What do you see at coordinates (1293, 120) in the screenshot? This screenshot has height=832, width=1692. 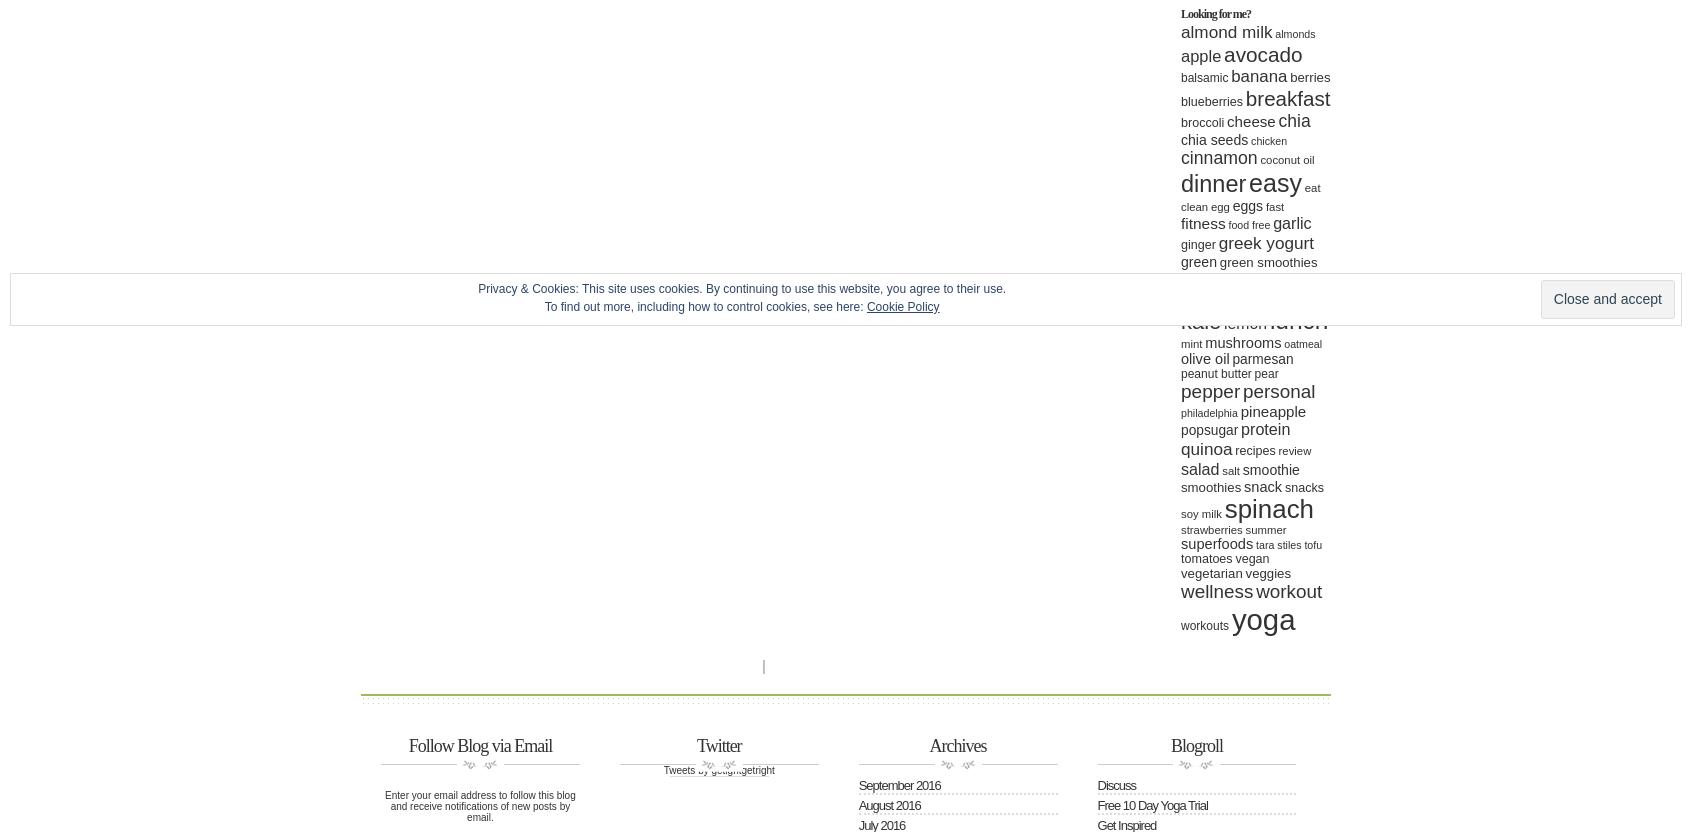 I see `'chia'` at bounding box center [1293, 120].